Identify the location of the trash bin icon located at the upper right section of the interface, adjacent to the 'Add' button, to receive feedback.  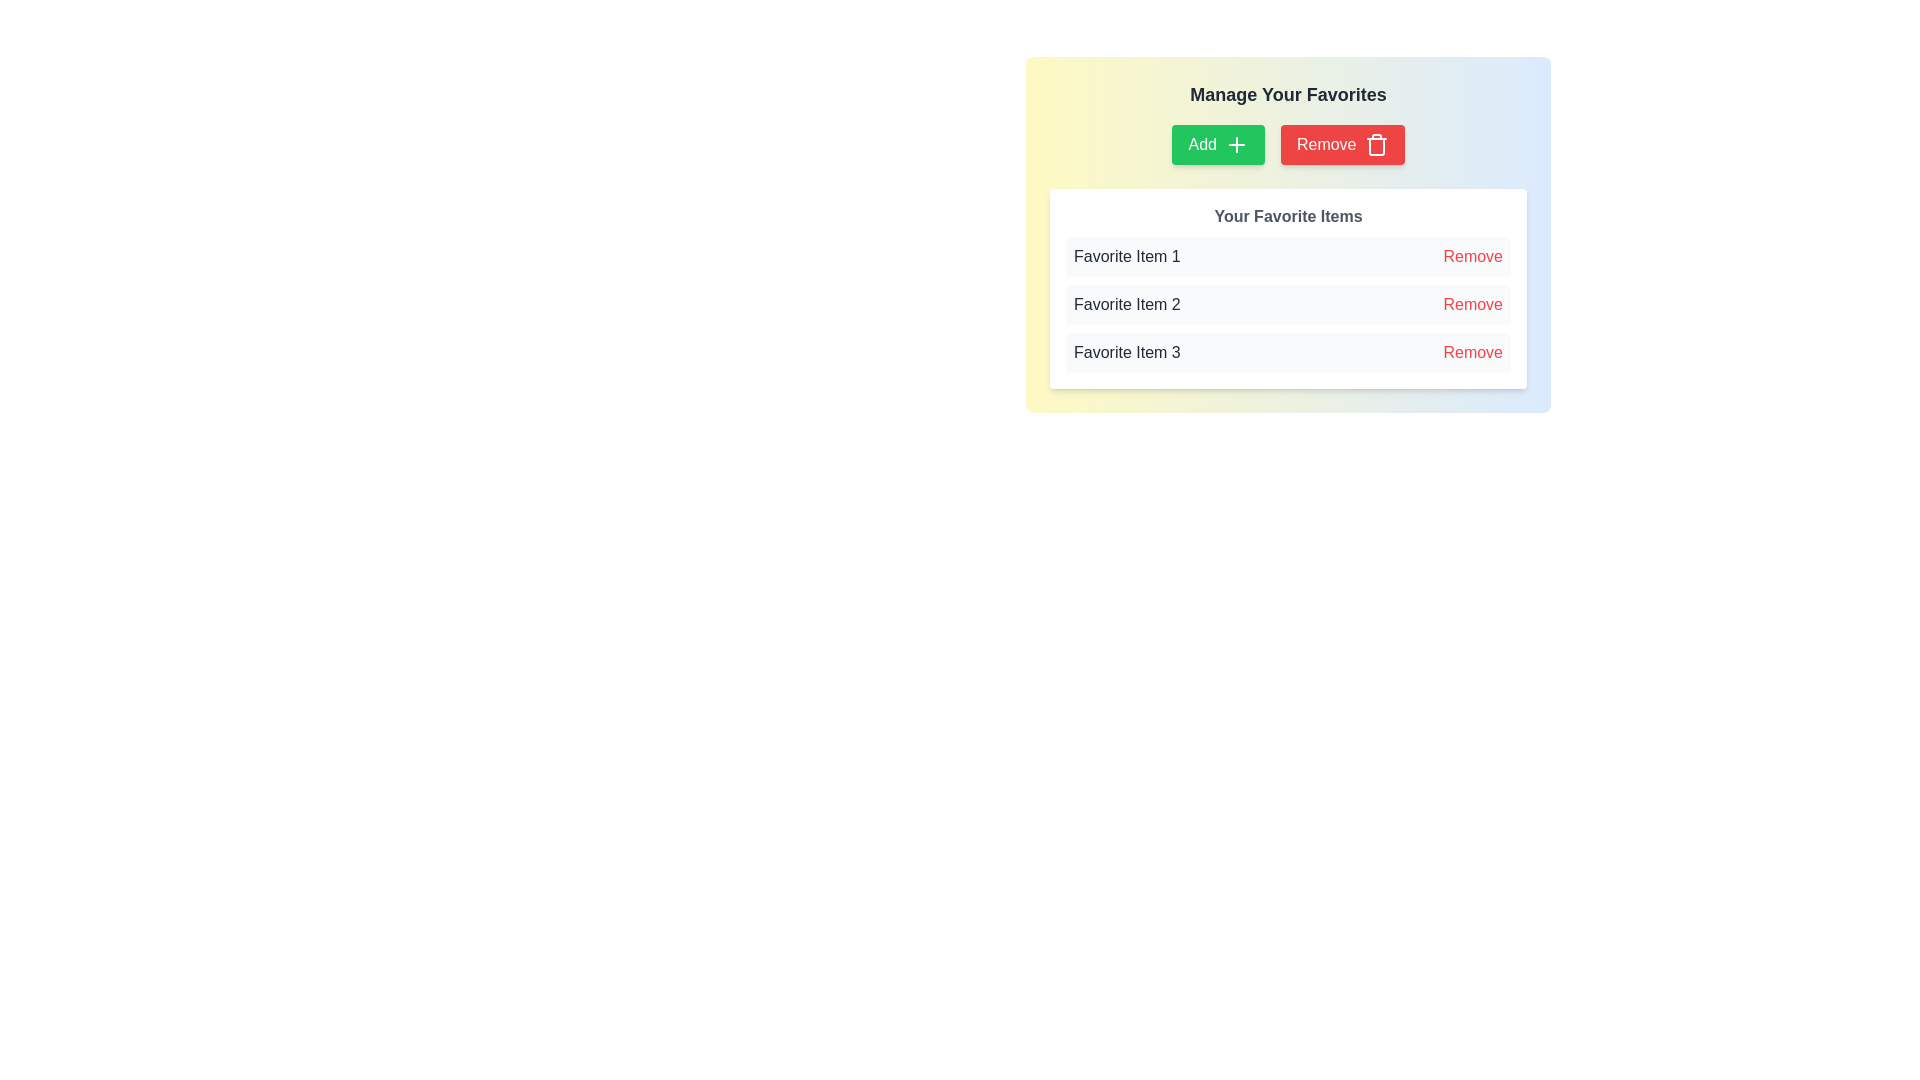
(1375, 144).